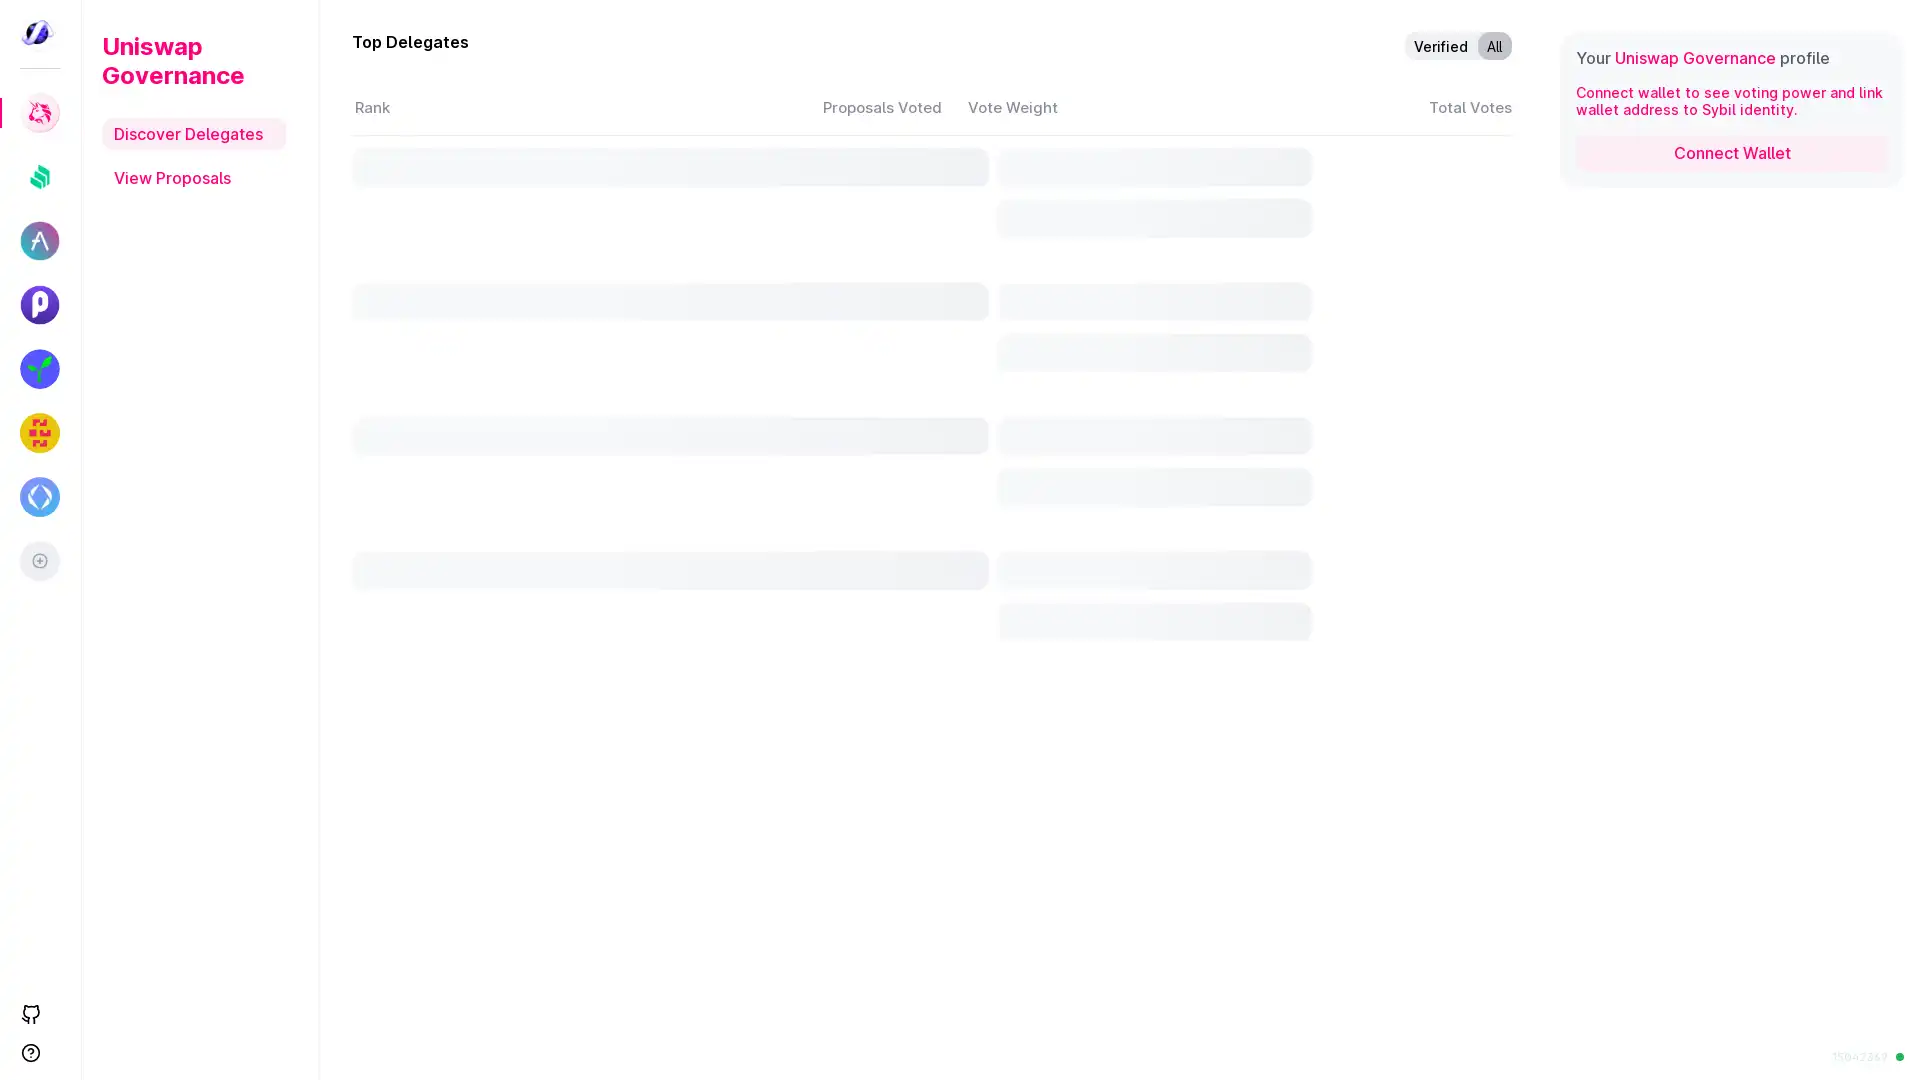 This screenshot has height=1080, width=1920. Describe the element at coordinates (1326, 745) in the screenshot. I see `Delegate` at that location.